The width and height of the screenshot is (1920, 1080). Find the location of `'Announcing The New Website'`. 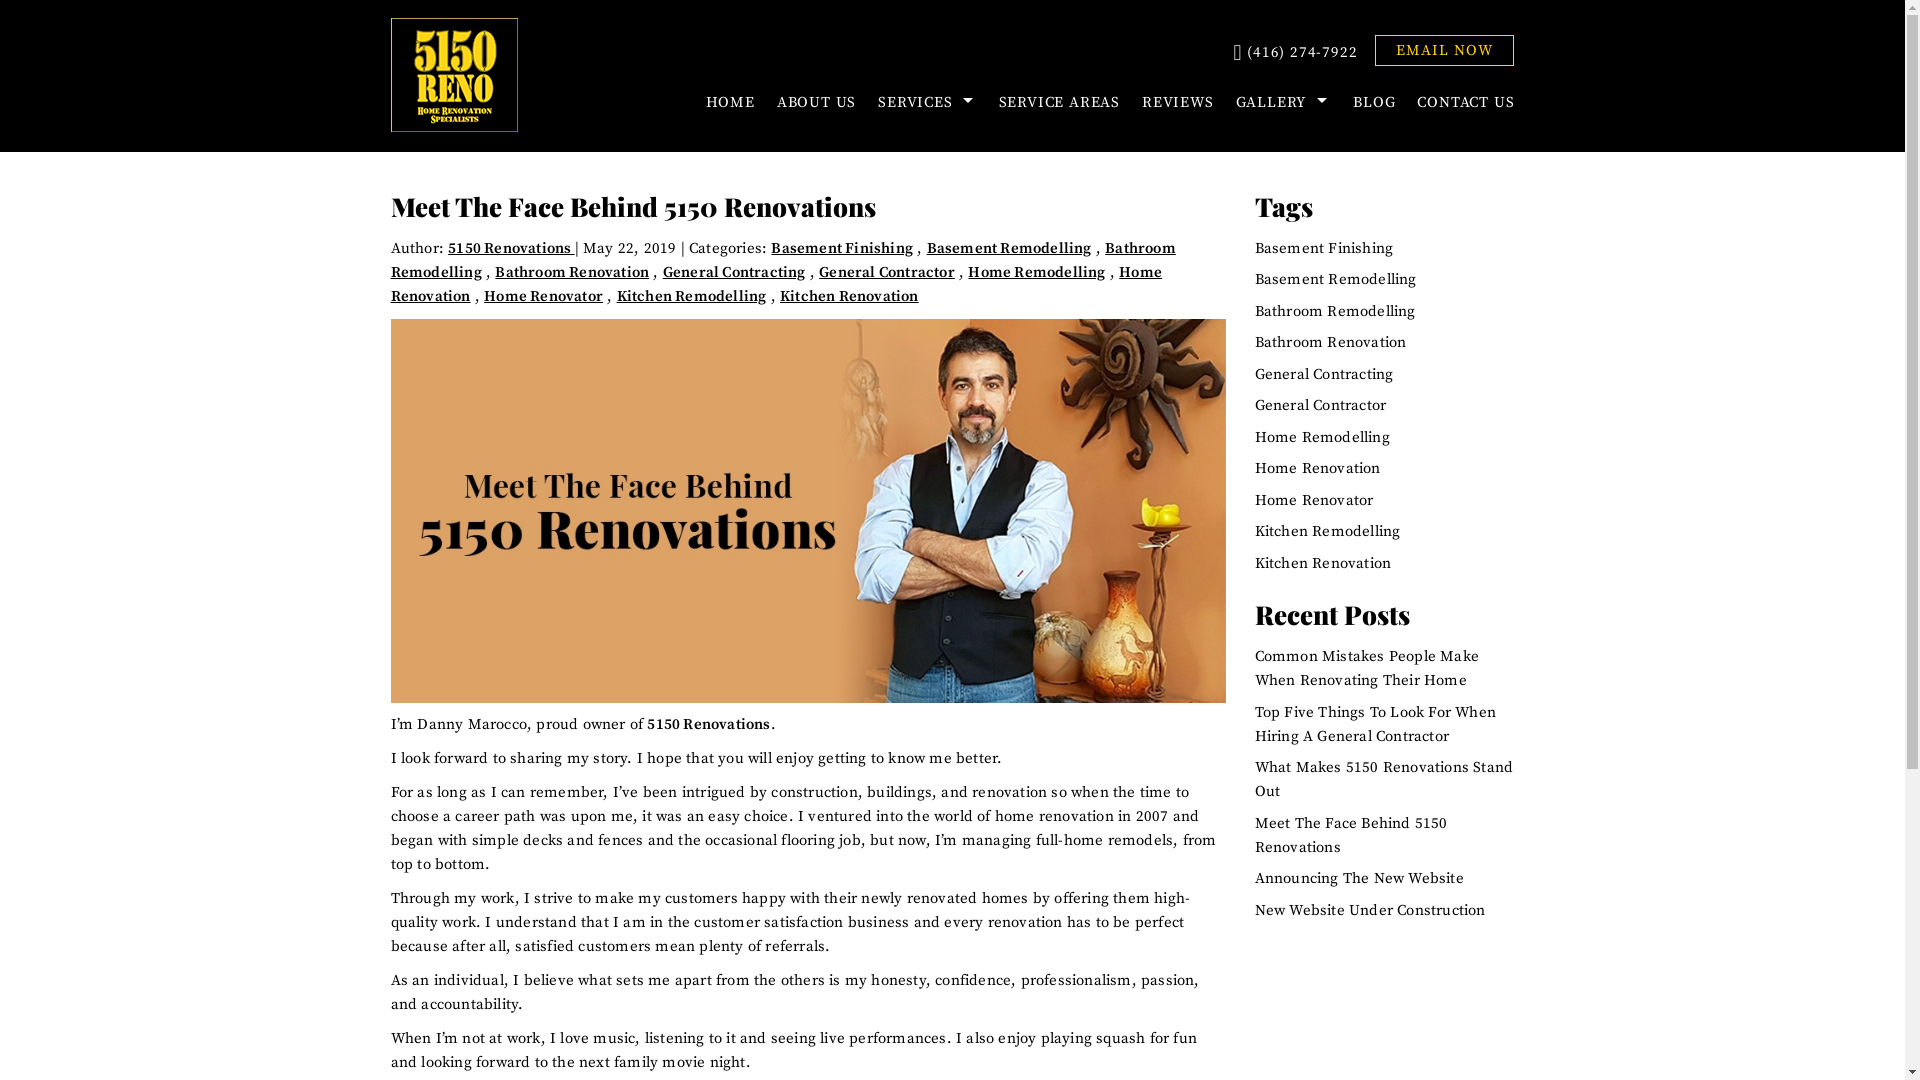

'Announcing The New Website' is located at coordinates (1359, 877).